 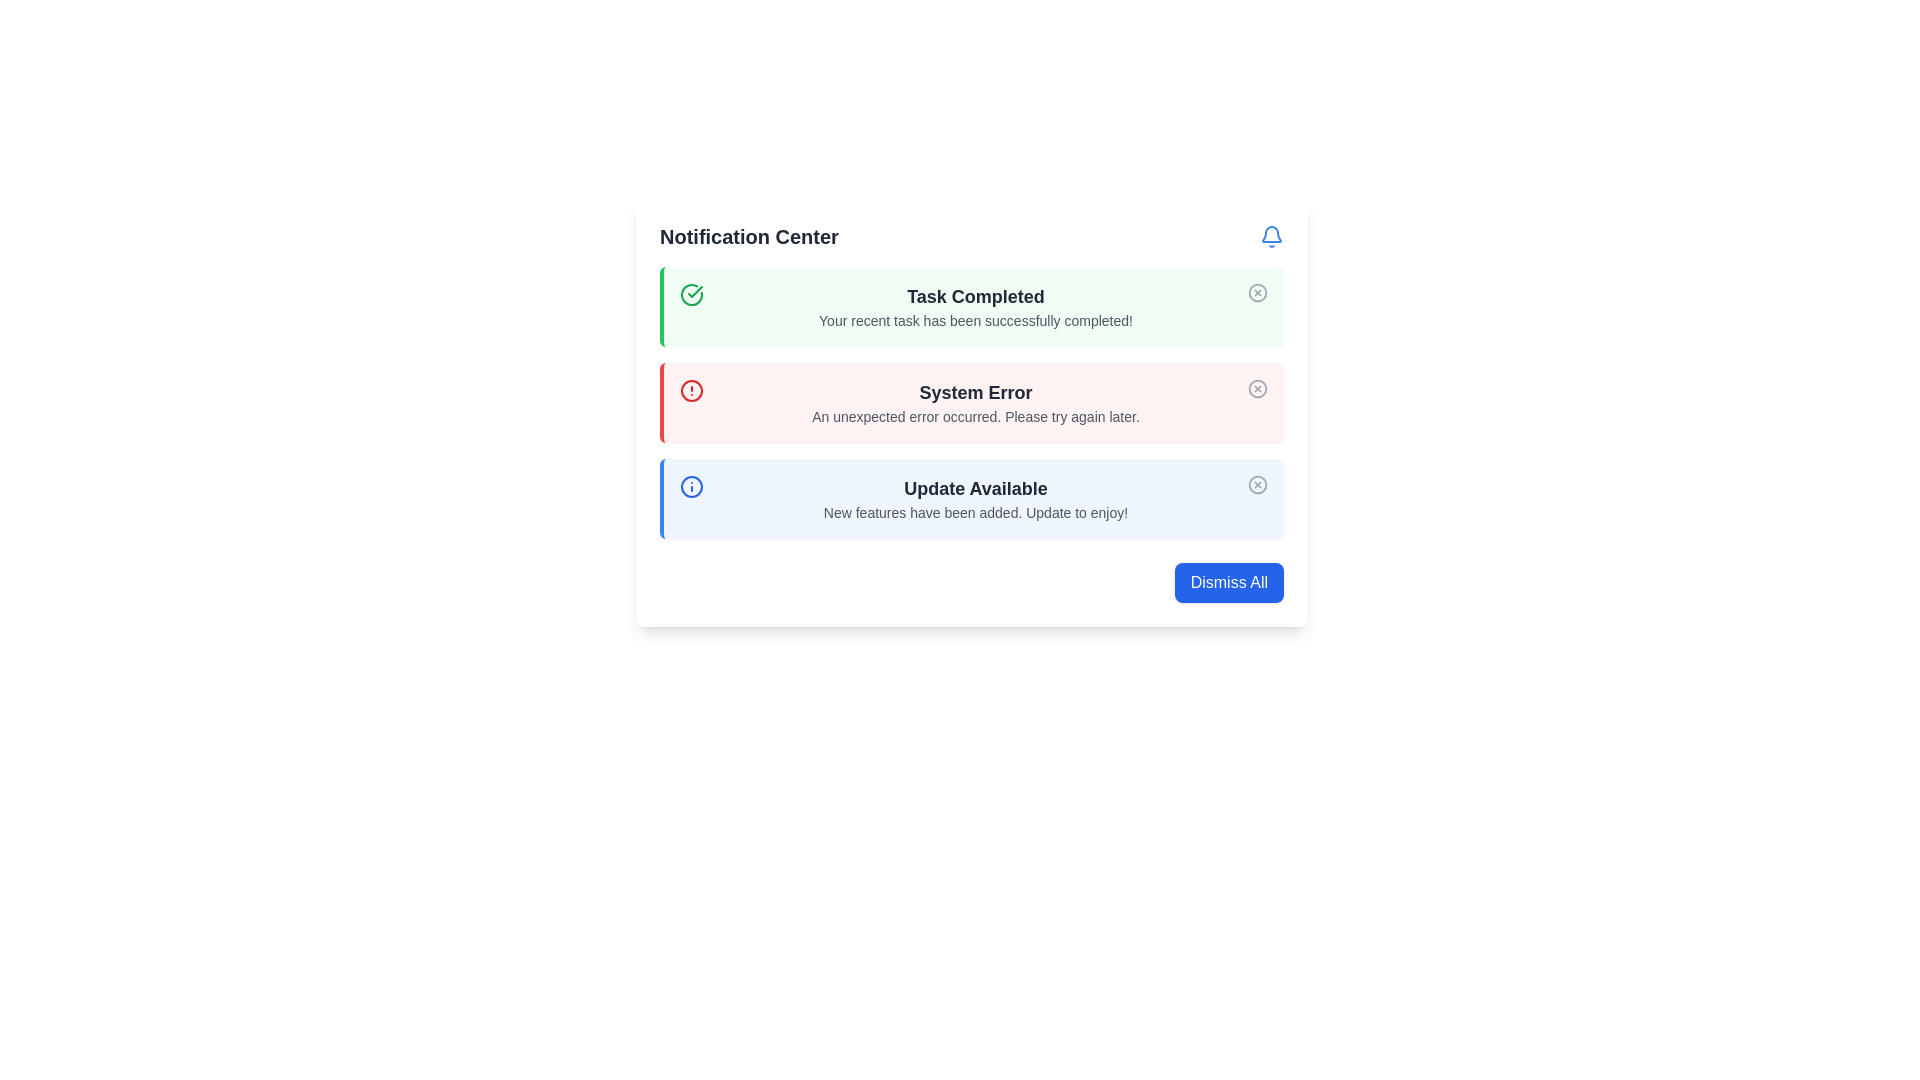 What do you see at coordinates (1256, 389) in the screenshot?
I see `the cancel icon located at the far right of the notification message with a light red background` at bounding box center [1256, 389].